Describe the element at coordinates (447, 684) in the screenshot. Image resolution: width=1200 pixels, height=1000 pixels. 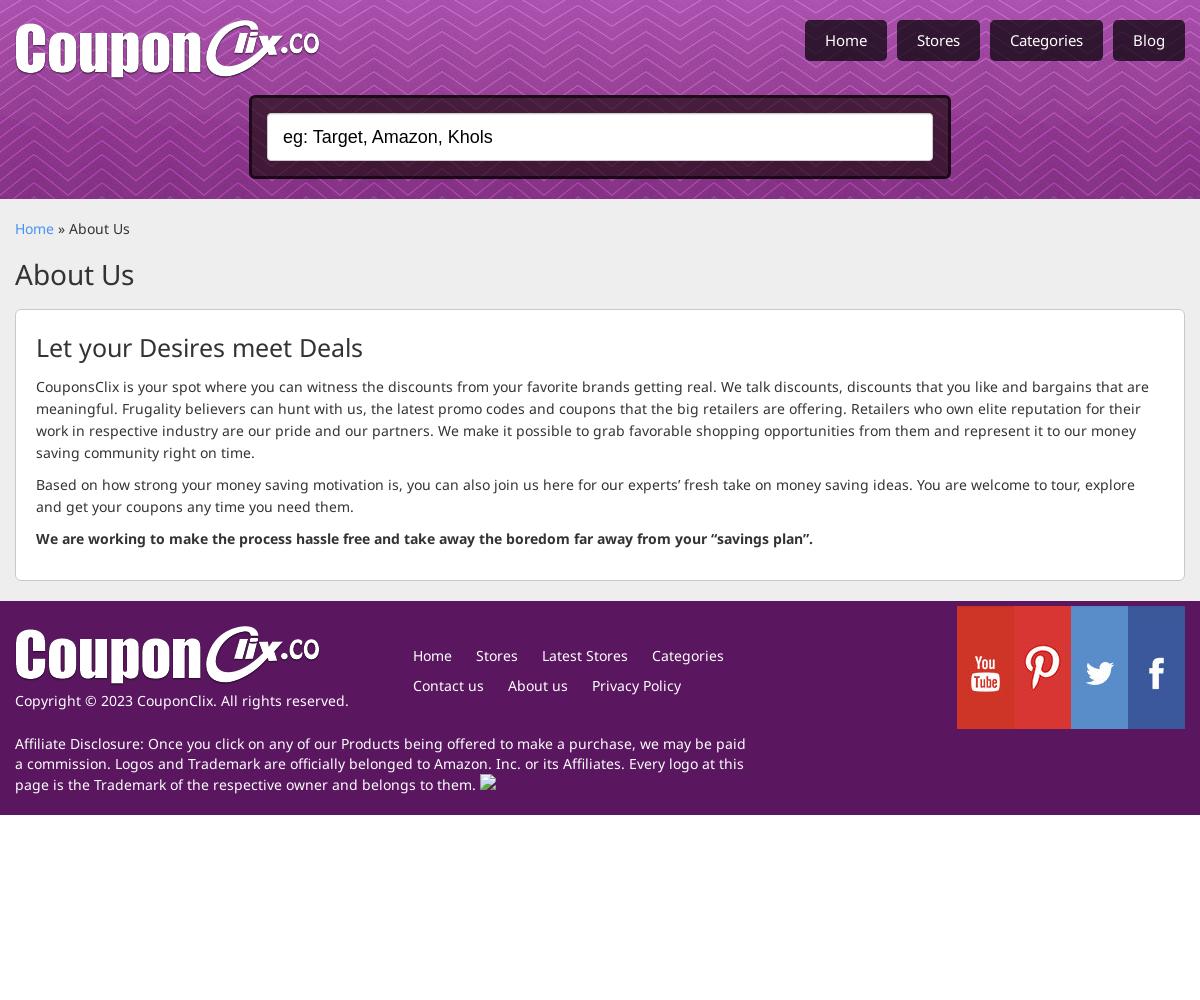
I see `'Contact us'` at that location.